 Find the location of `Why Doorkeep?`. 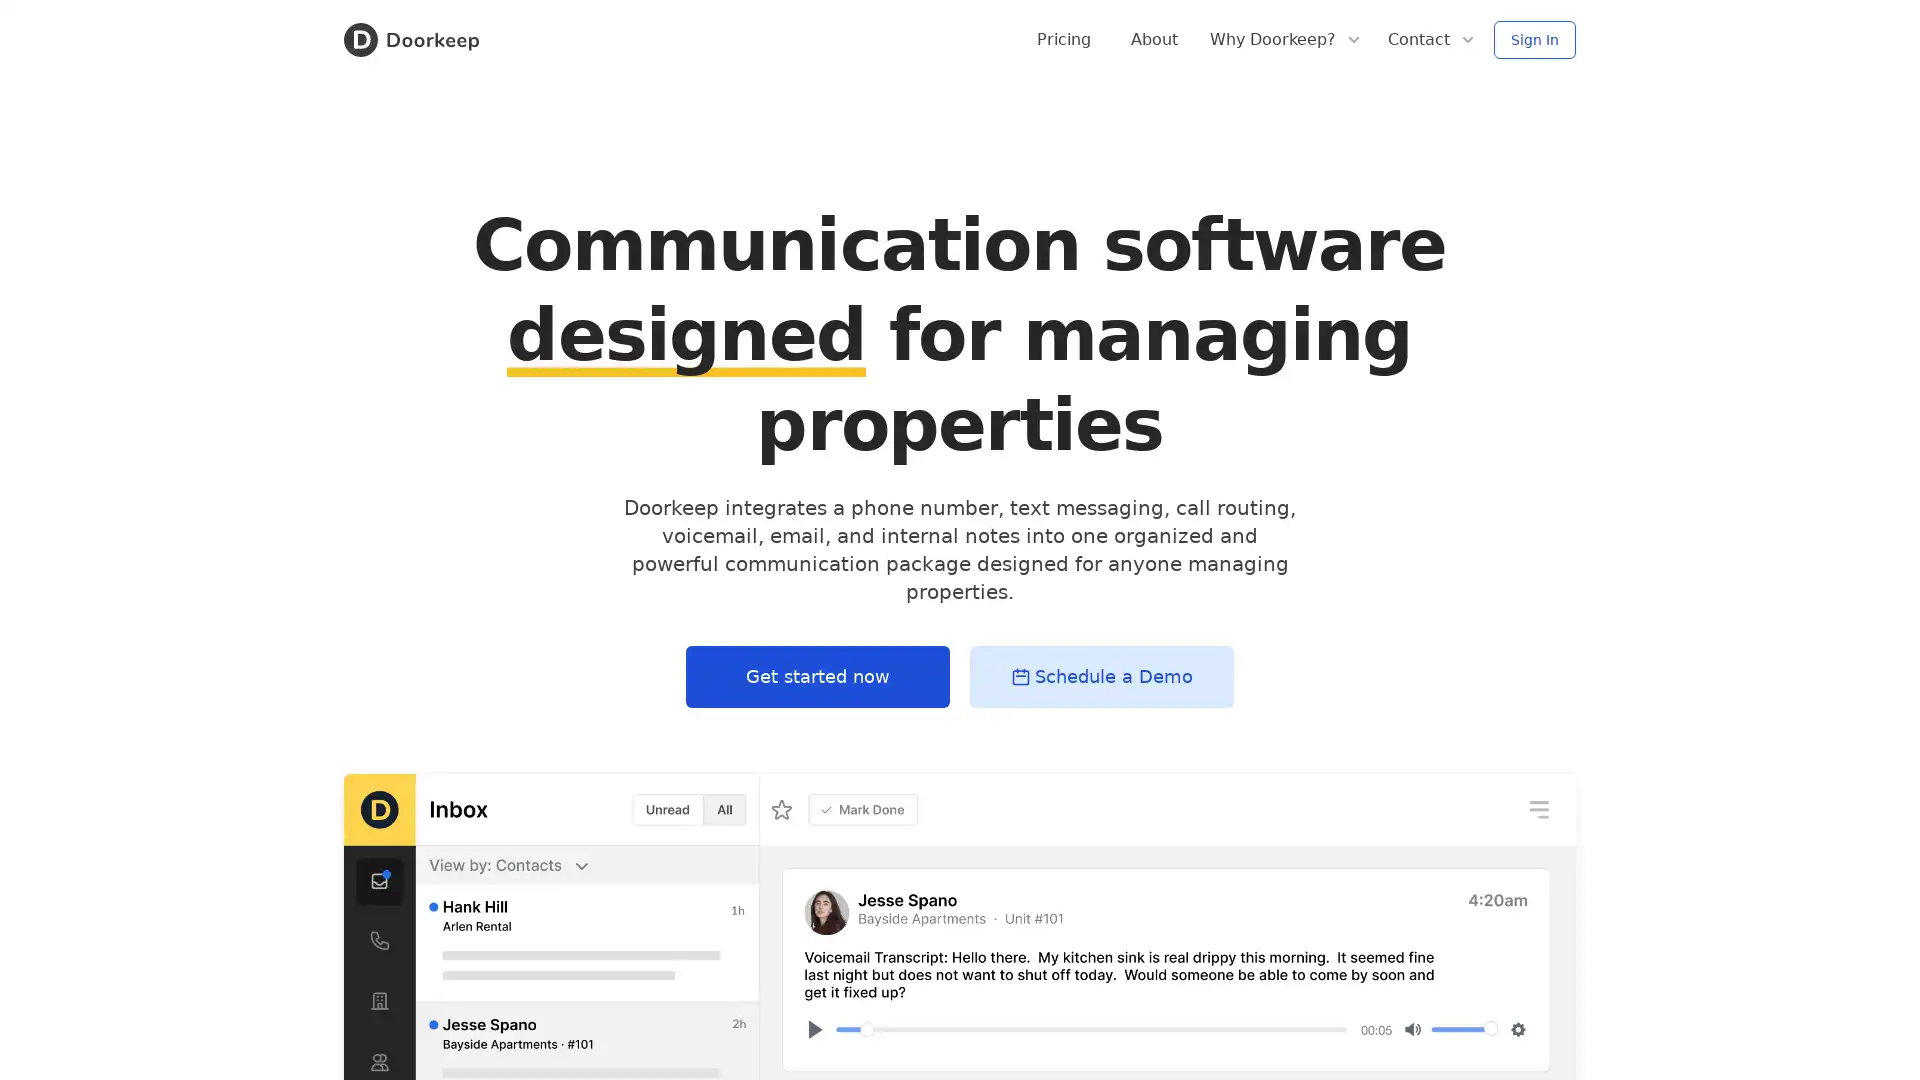

Why Doorkeep? is located at coordinates (1286, 39).